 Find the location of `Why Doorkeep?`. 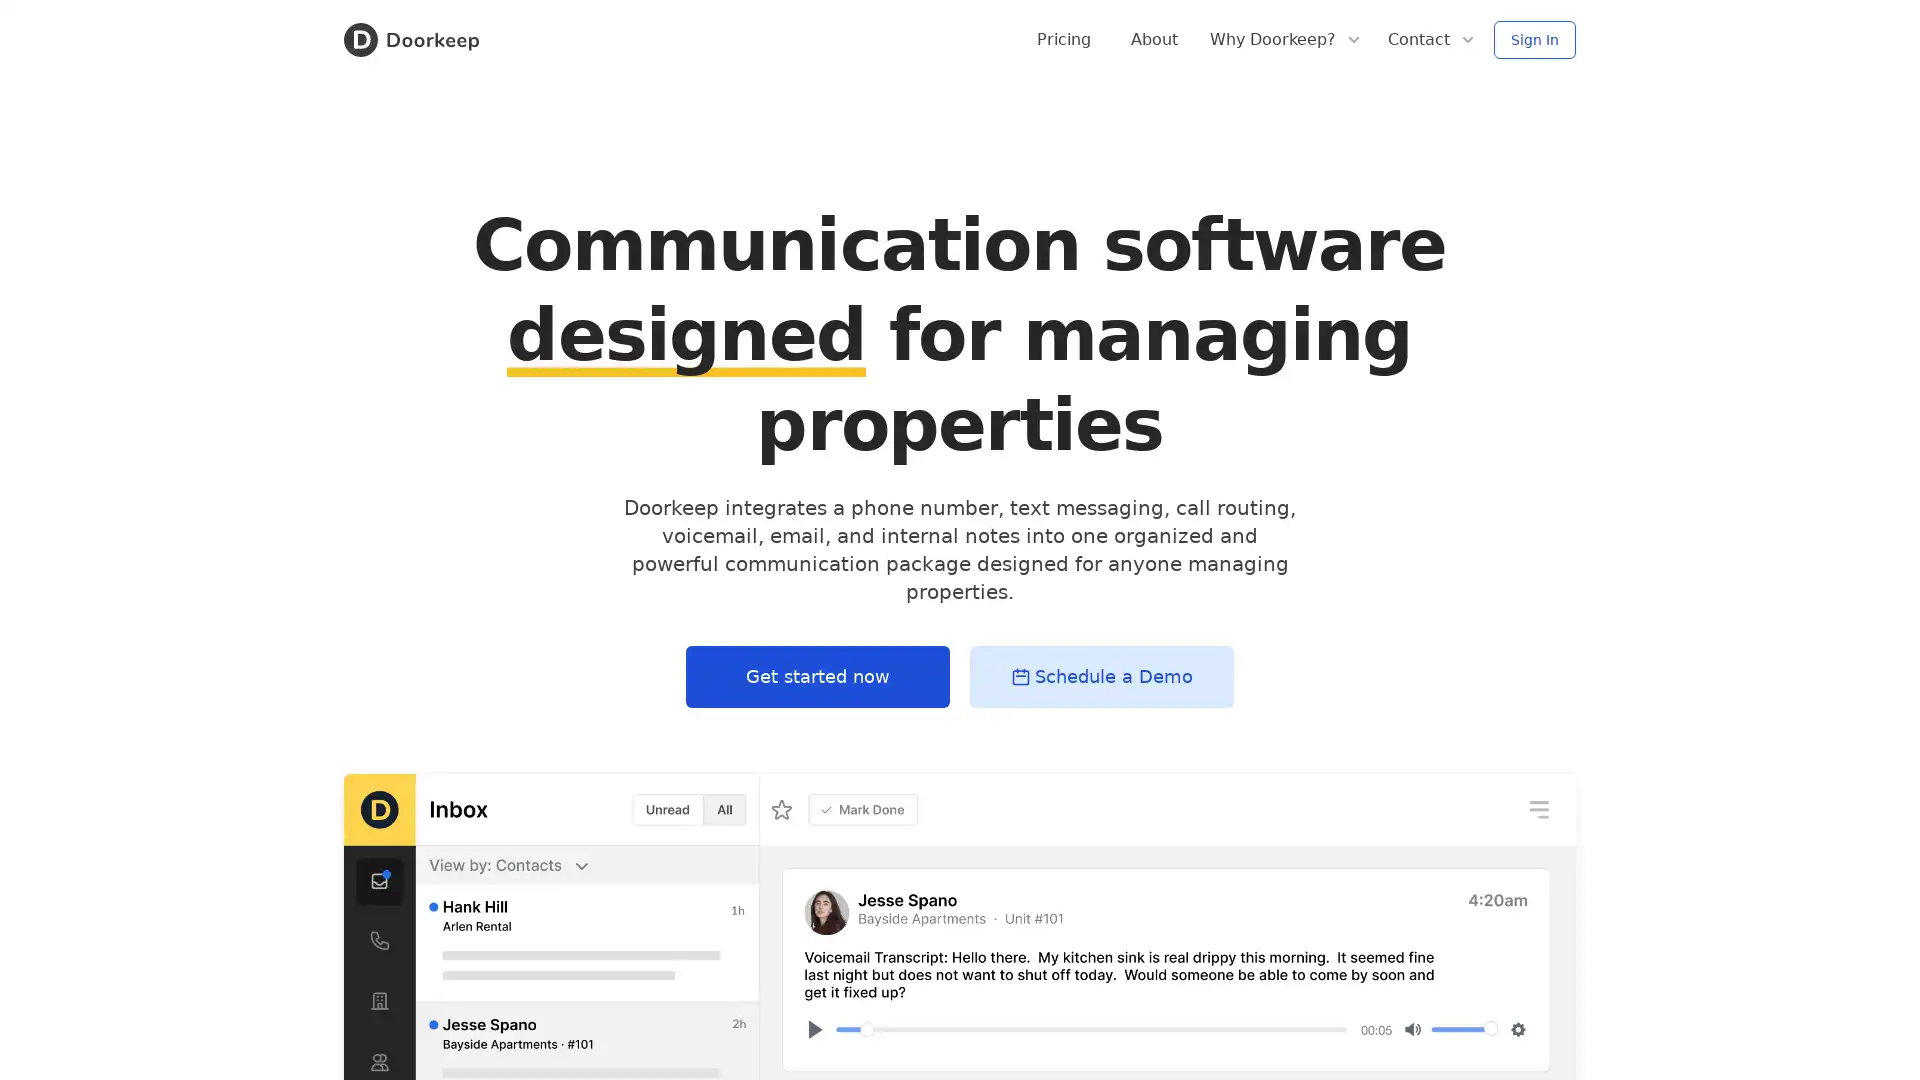

Why Doorkeep? is located at coordinates (1286, 39).